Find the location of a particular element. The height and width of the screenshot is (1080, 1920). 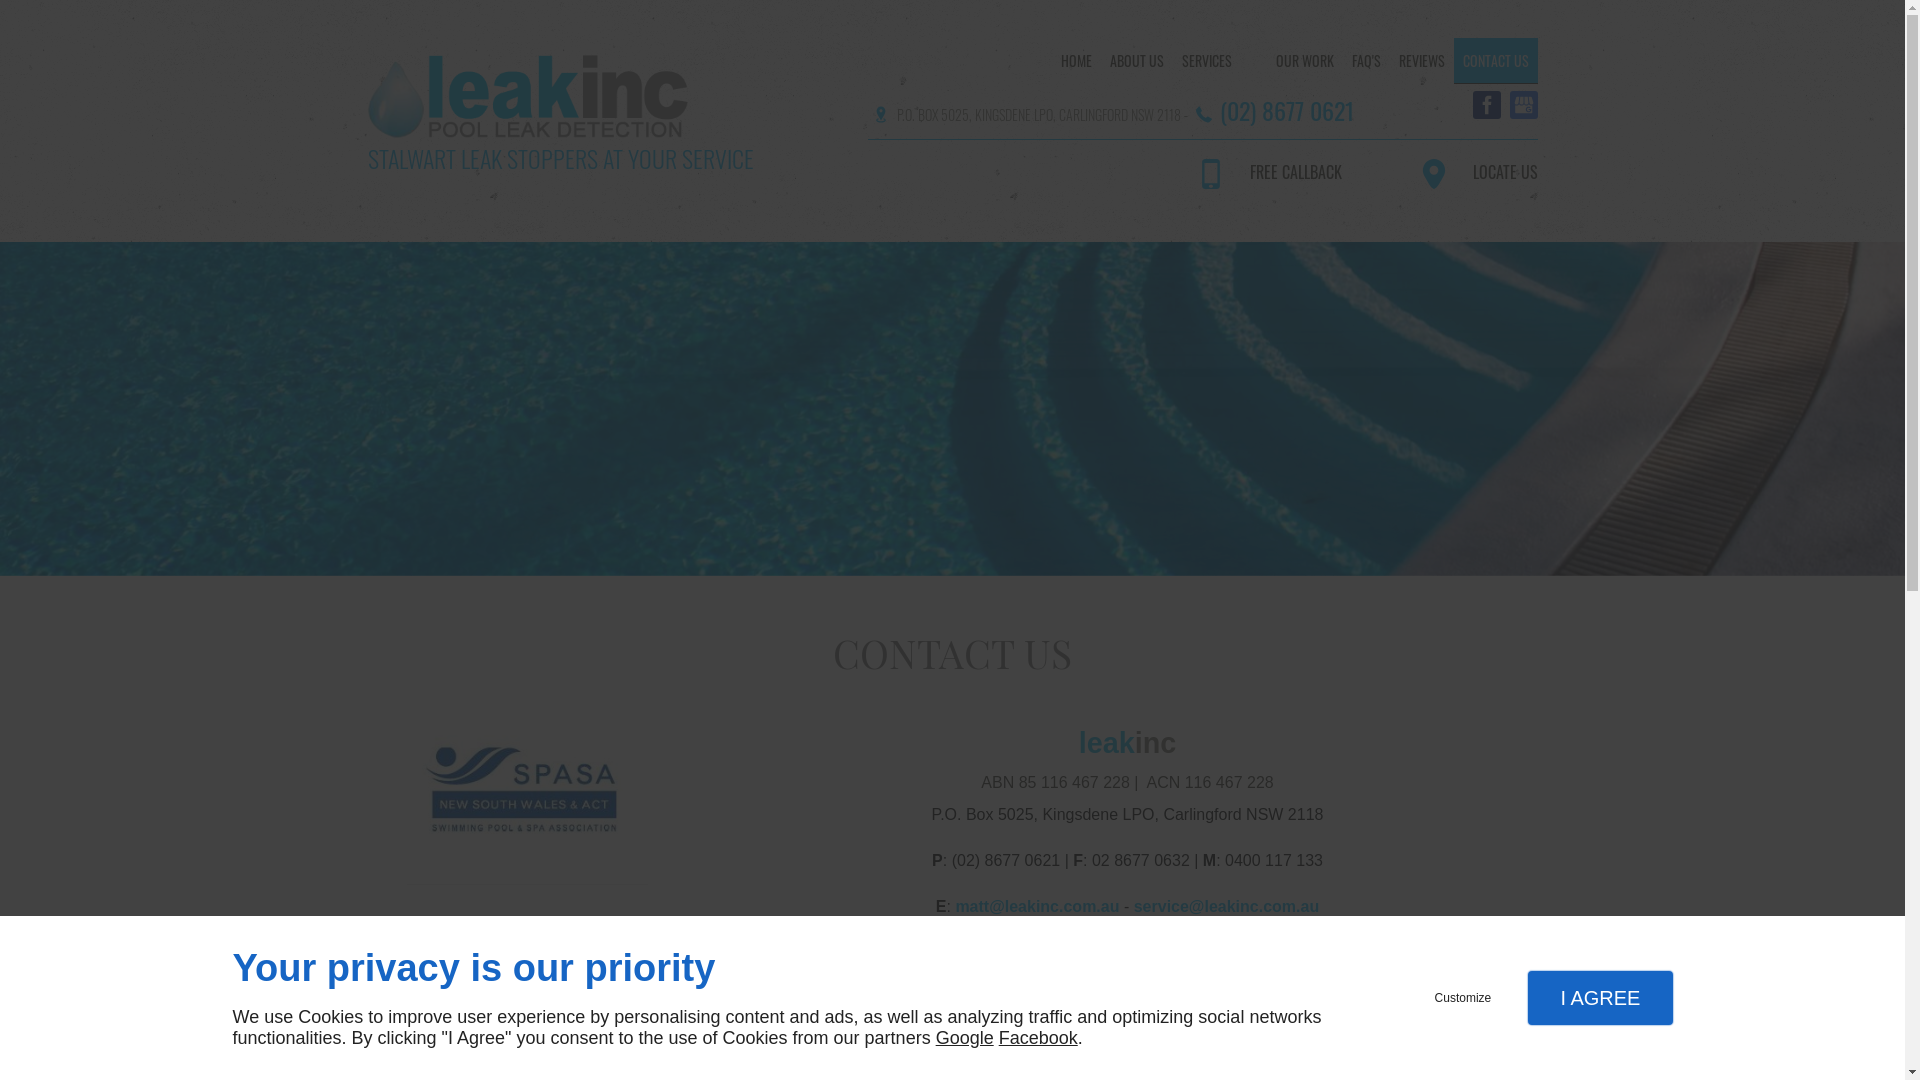

'Facebook' is located at coordinates (1472, 104).